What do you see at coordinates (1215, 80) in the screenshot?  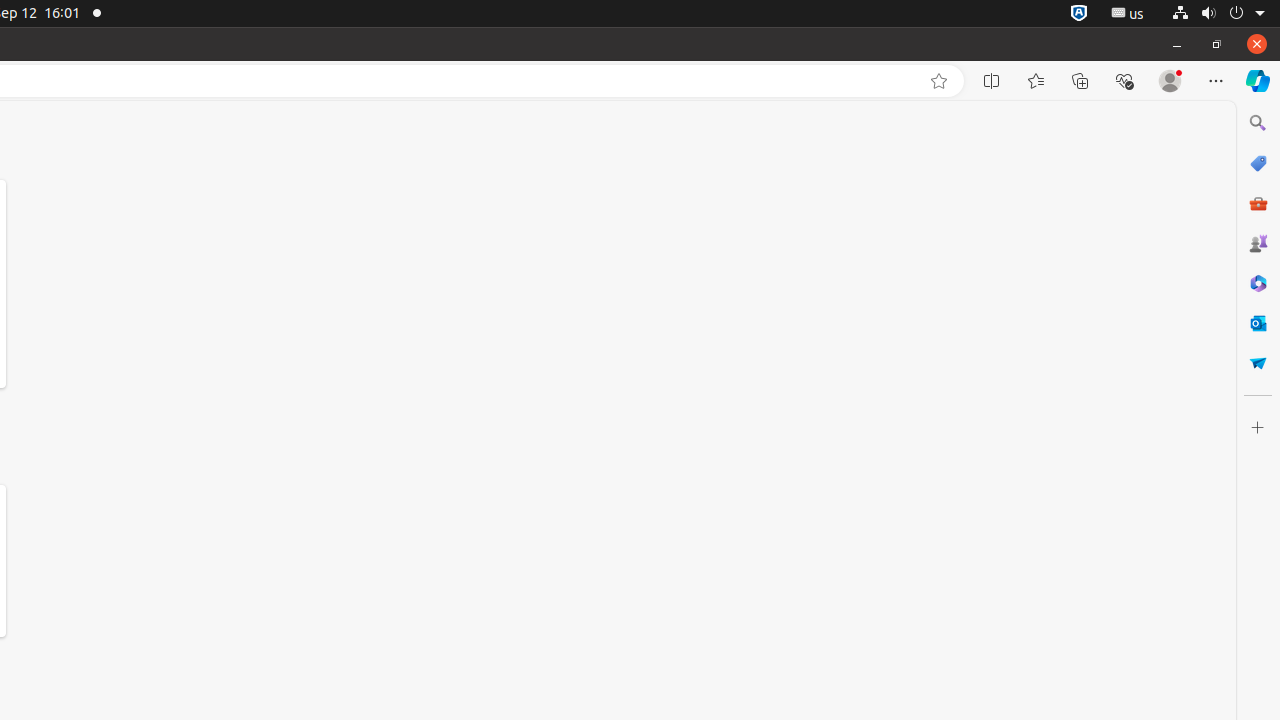 I see `'Settings and more (Alt+F)'` at bounding box center [1215, 80].